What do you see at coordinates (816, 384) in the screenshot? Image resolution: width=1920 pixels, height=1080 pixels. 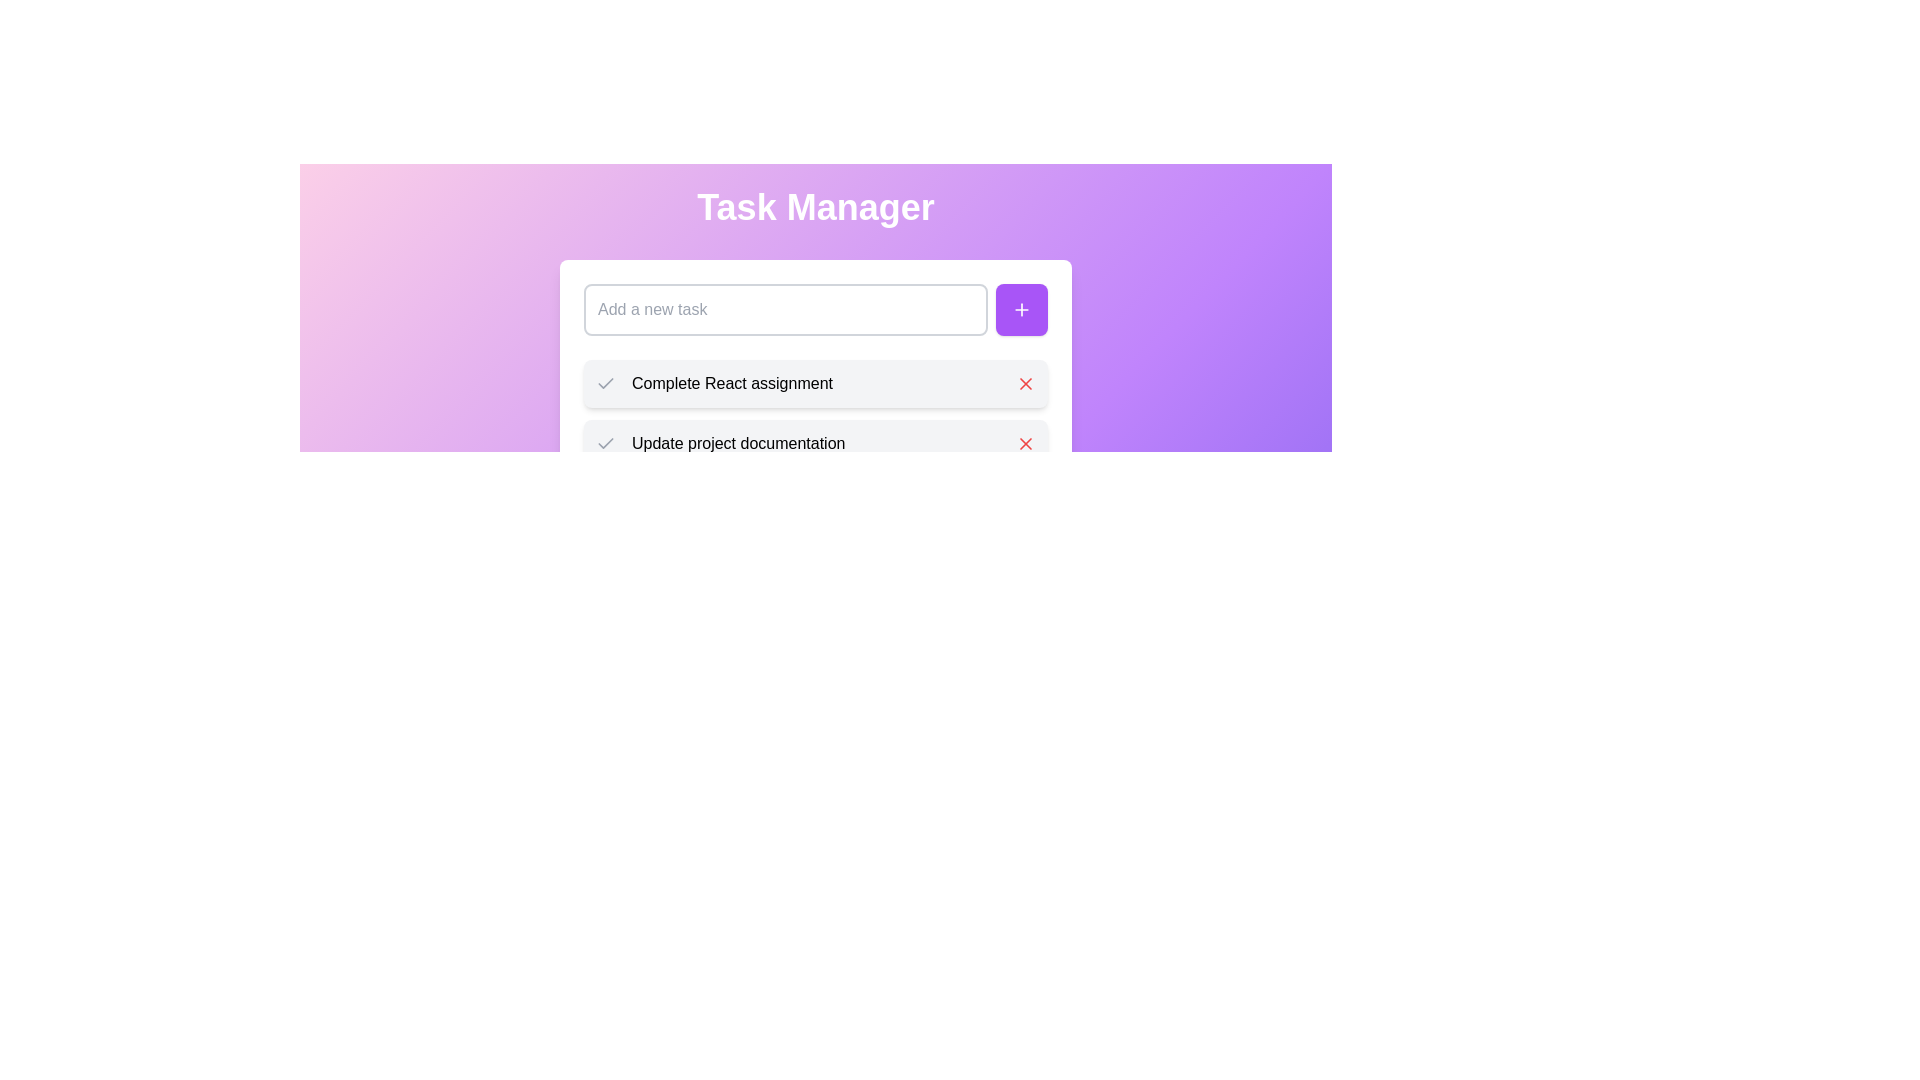 I see `the text of the first task card in the task manager application to read the task description` at bounding box center [816, 384].